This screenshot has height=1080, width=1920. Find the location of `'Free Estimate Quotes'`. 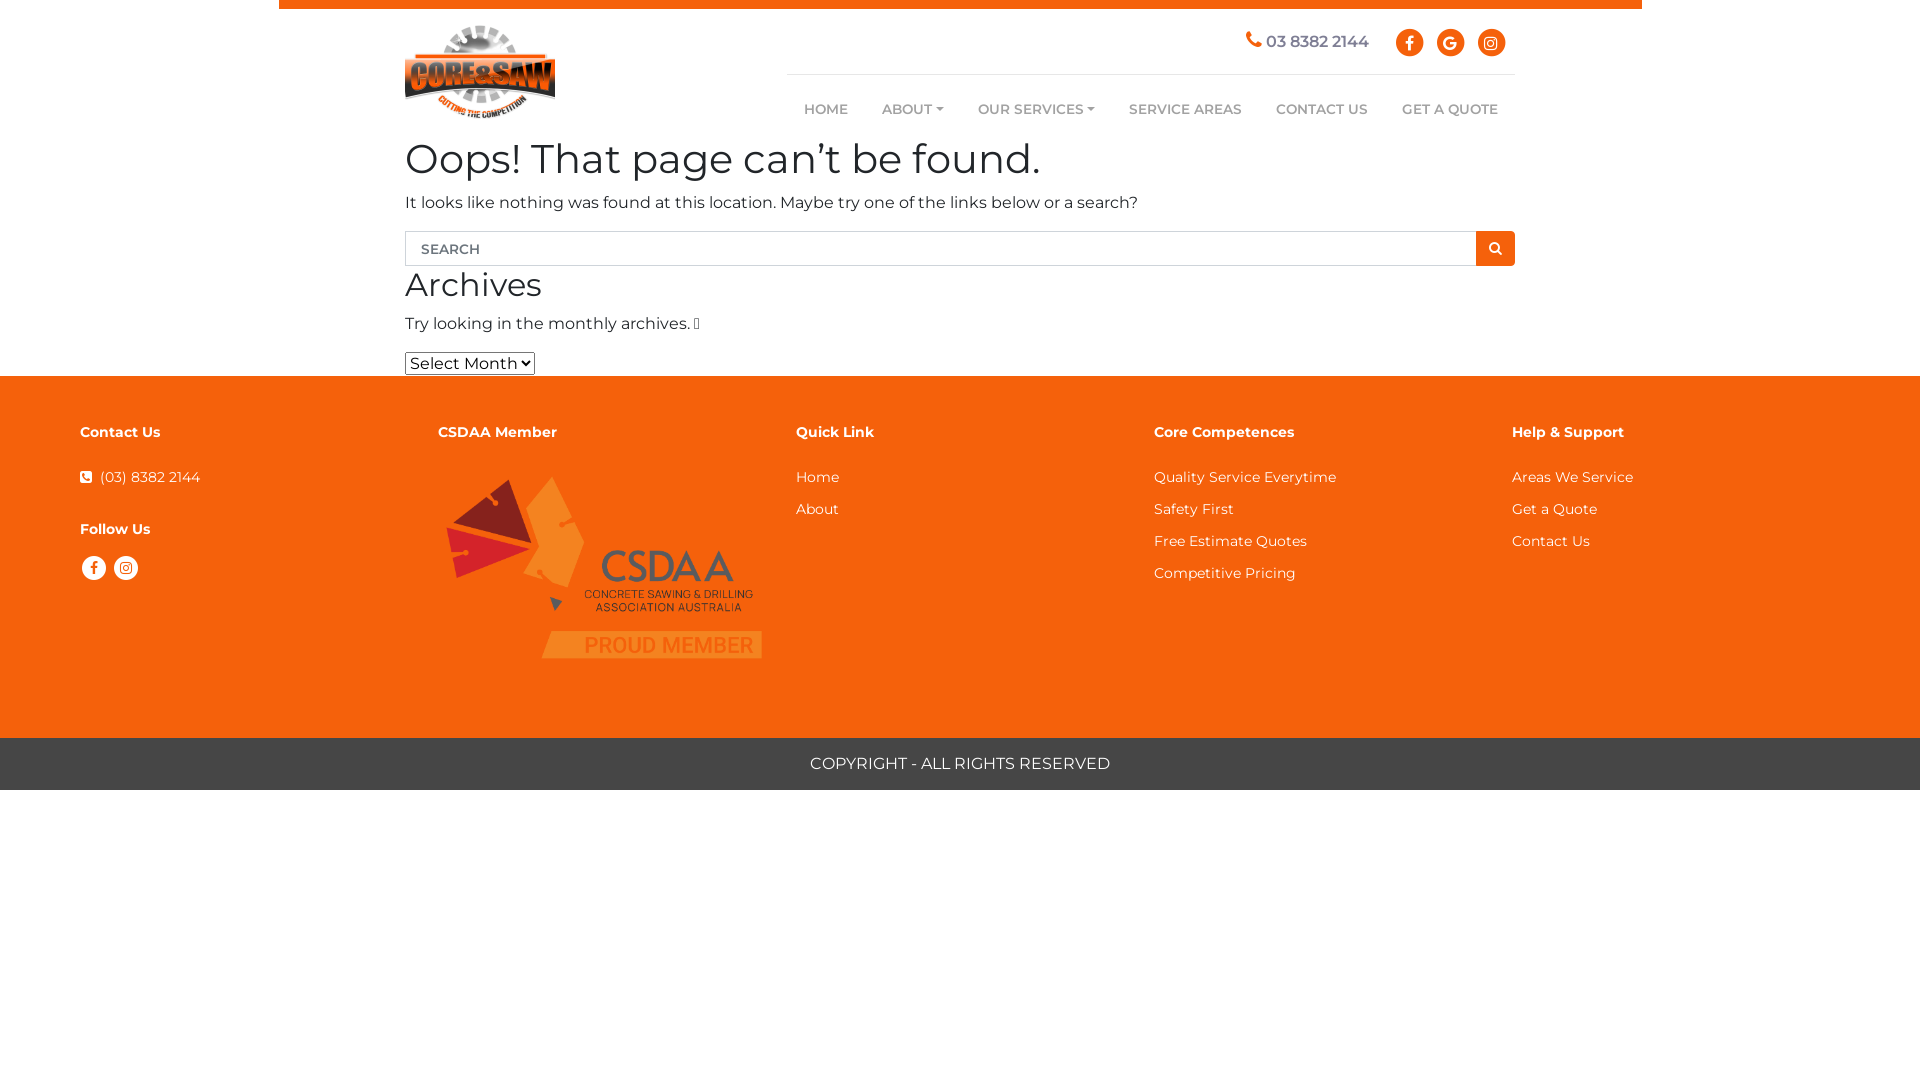

'Free Estimate Quotes' is located at coordinates (1229, 540).